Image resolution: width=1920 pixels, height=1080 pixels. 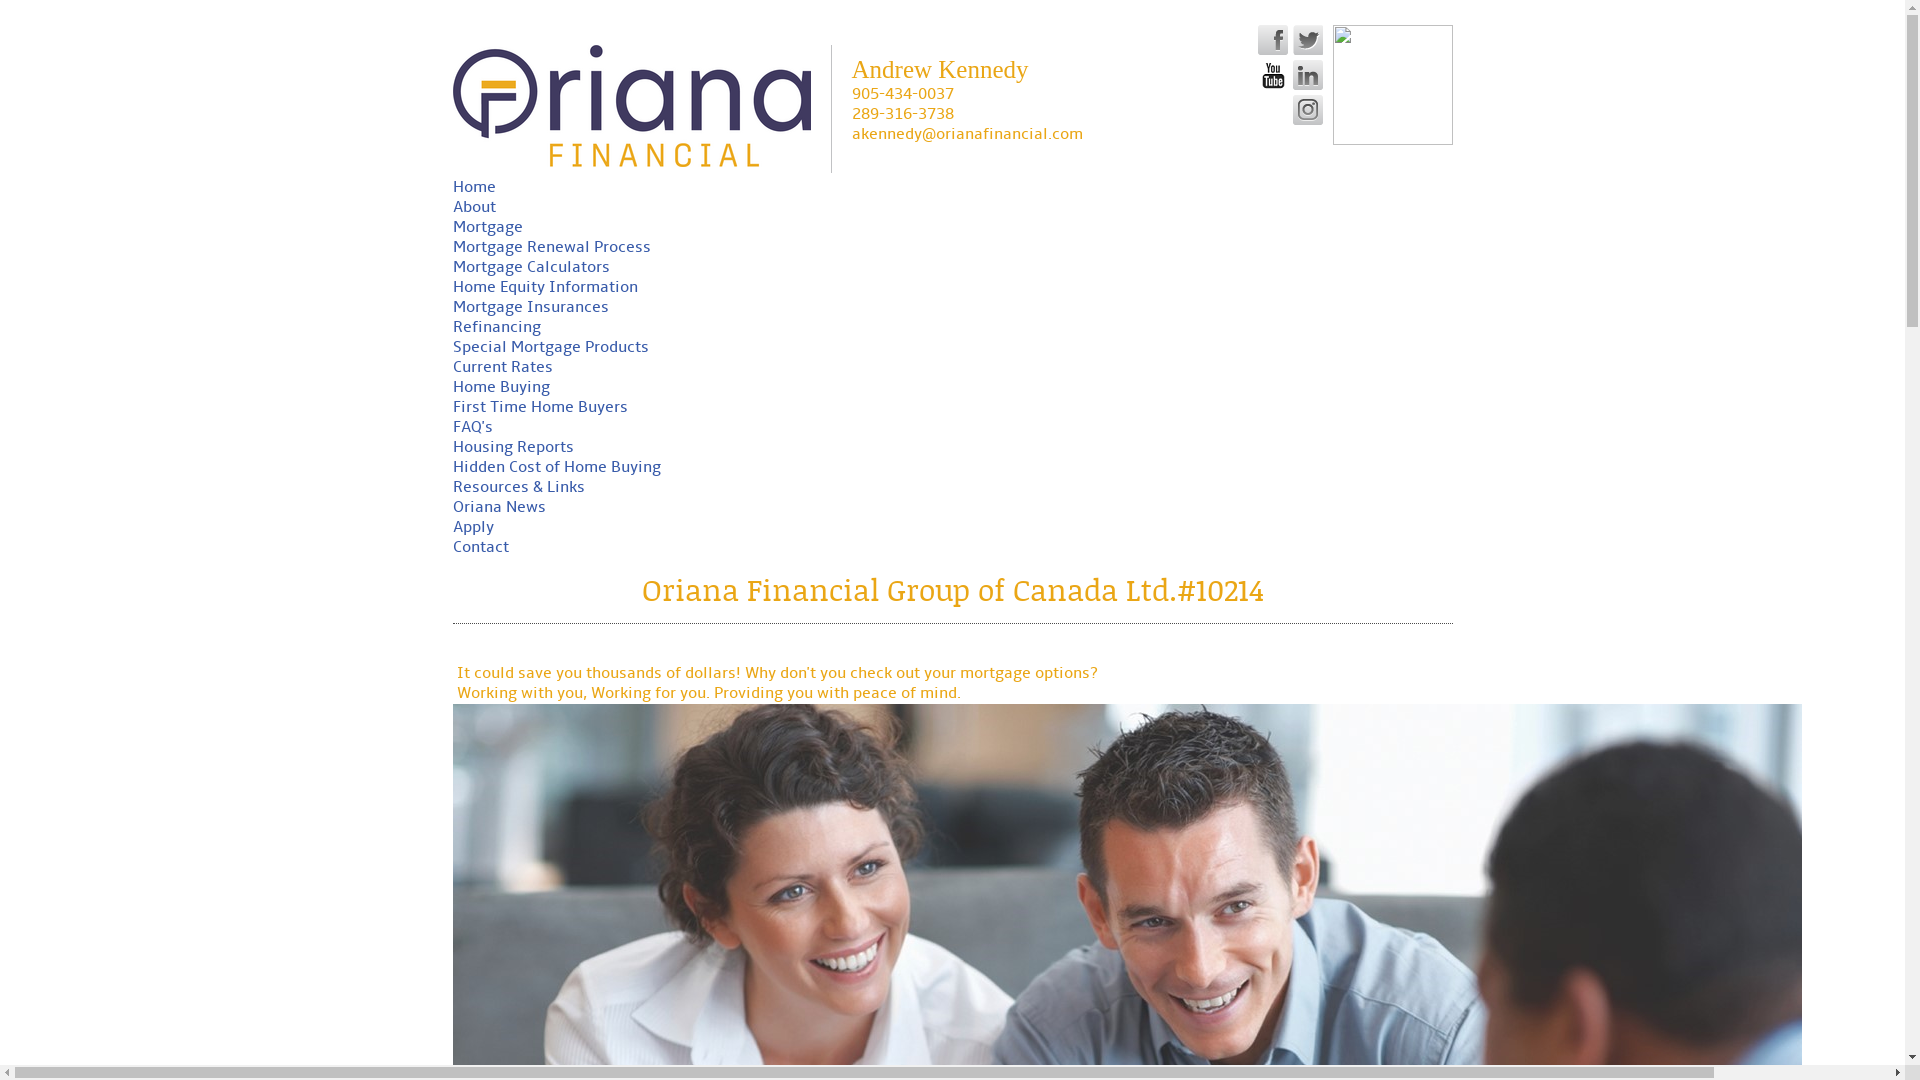 What do you see at coordinates (500, 388) in the screenshot?
I see `'Home Buying'` at bounding box center [500, 388].